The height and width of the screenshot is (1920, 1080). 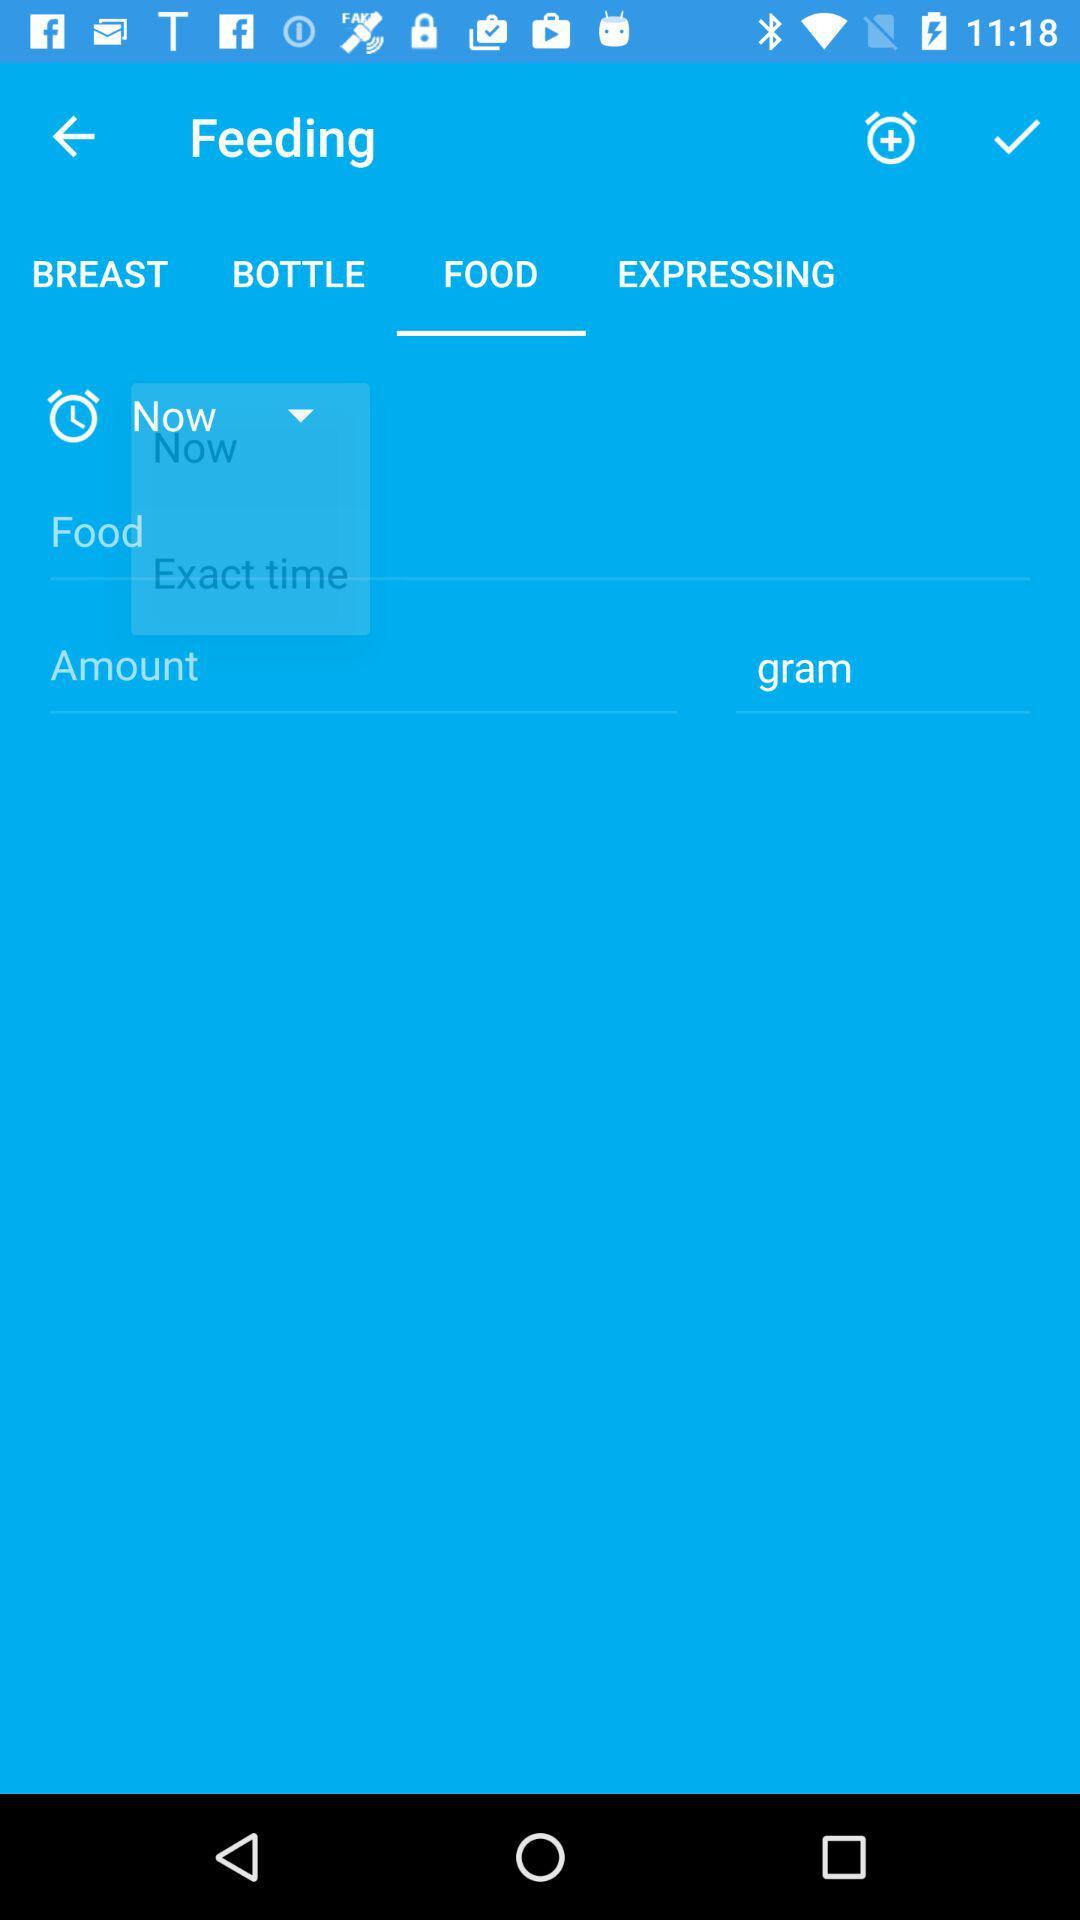 What do you see at coordinates (540, 548) in the screenshot?
I see `food exact time` at bounding box center [540, 548].